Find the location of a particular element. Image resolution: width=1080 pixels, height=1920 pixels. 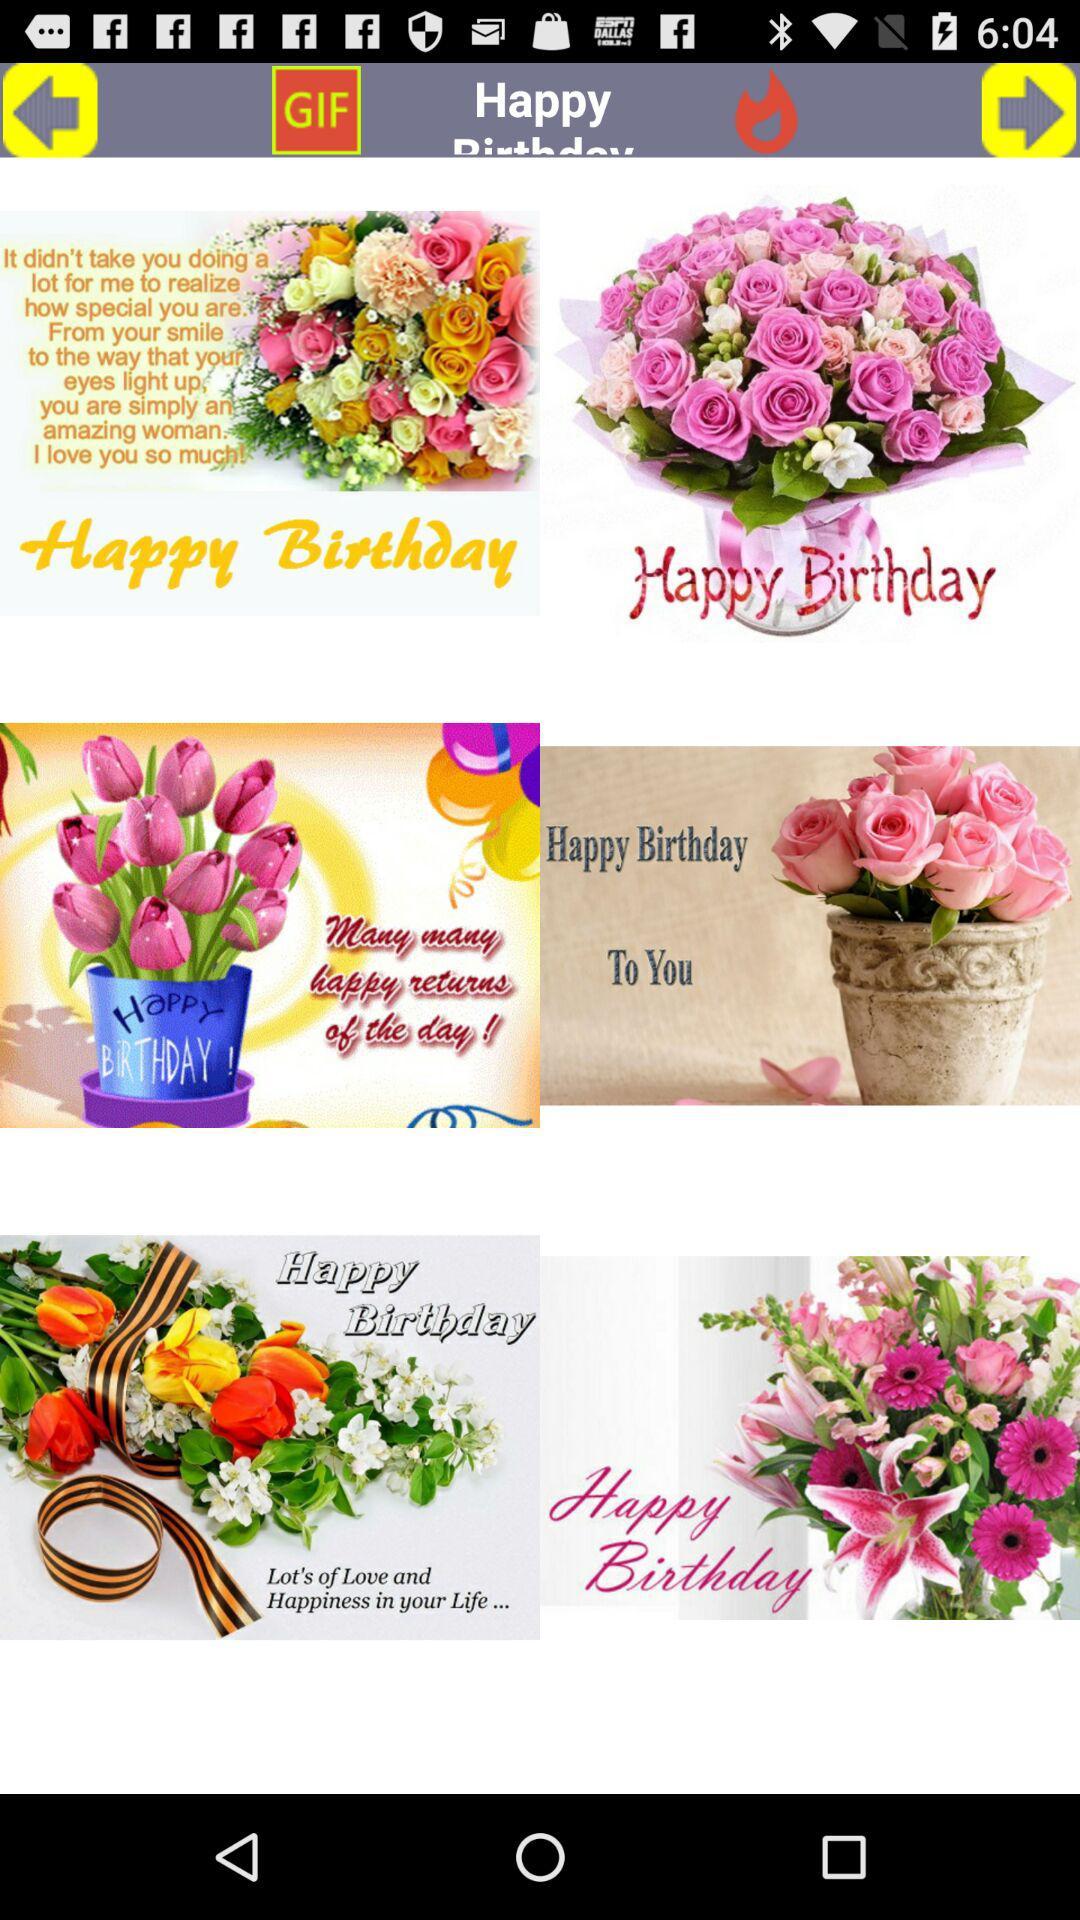

gif is located at coordinates (270, 412).